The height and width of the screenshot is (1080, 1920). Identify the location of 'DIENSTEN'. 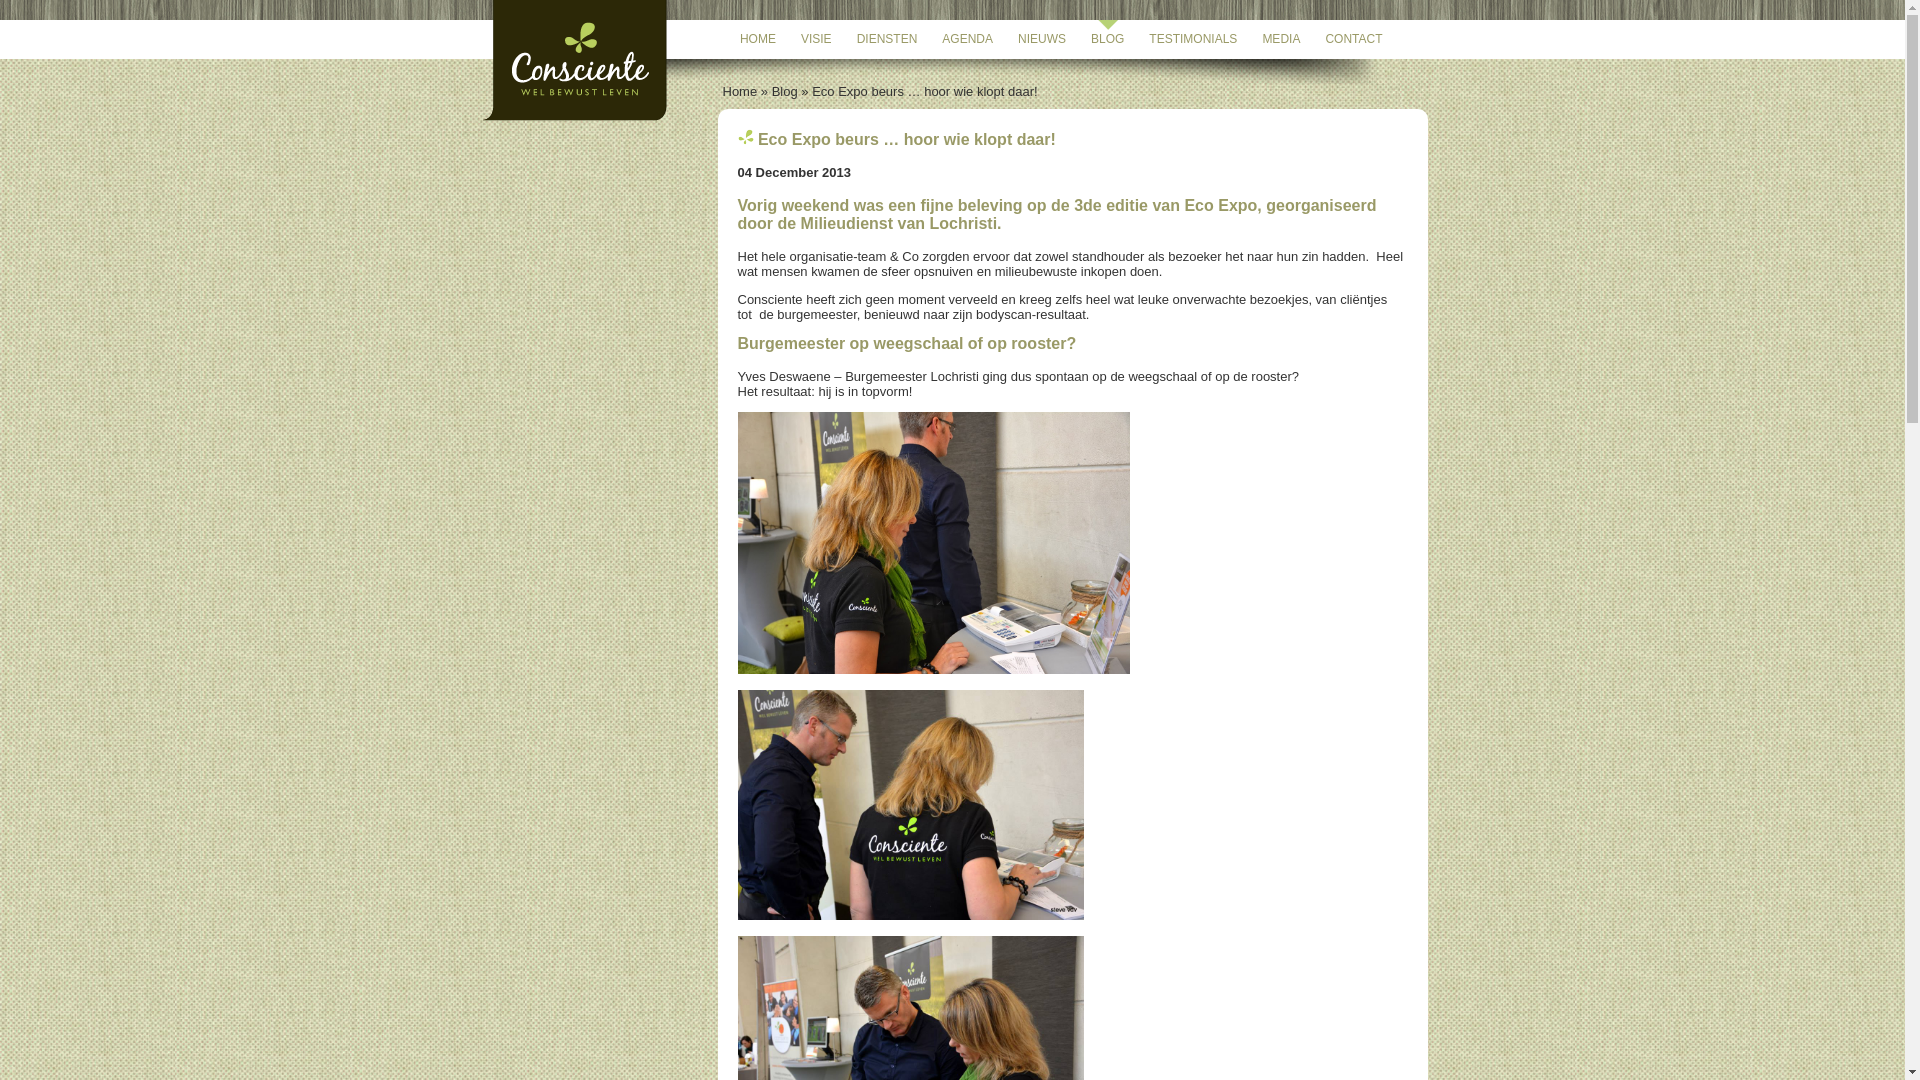
(886, 39).